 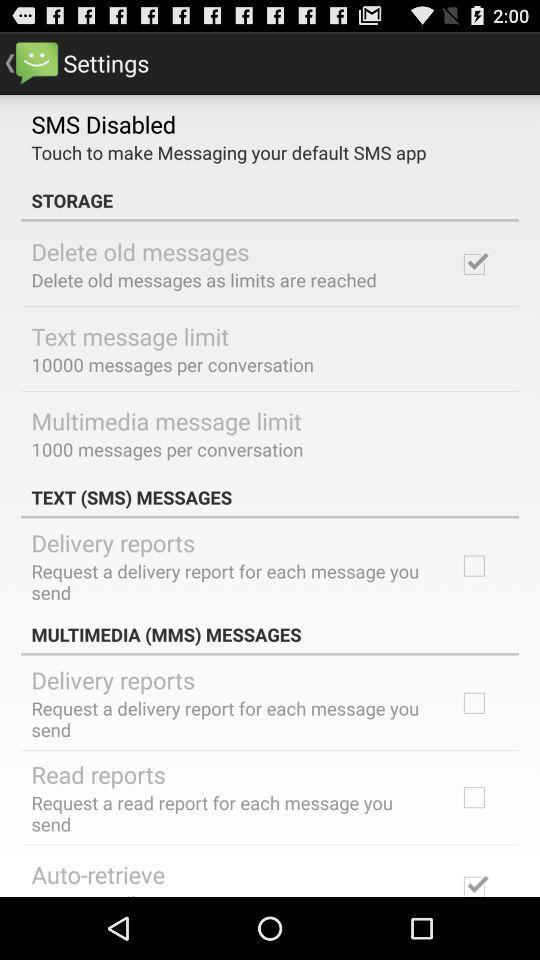 I want to click on automatically retrieve messages icon, so click(x=164, y=892).